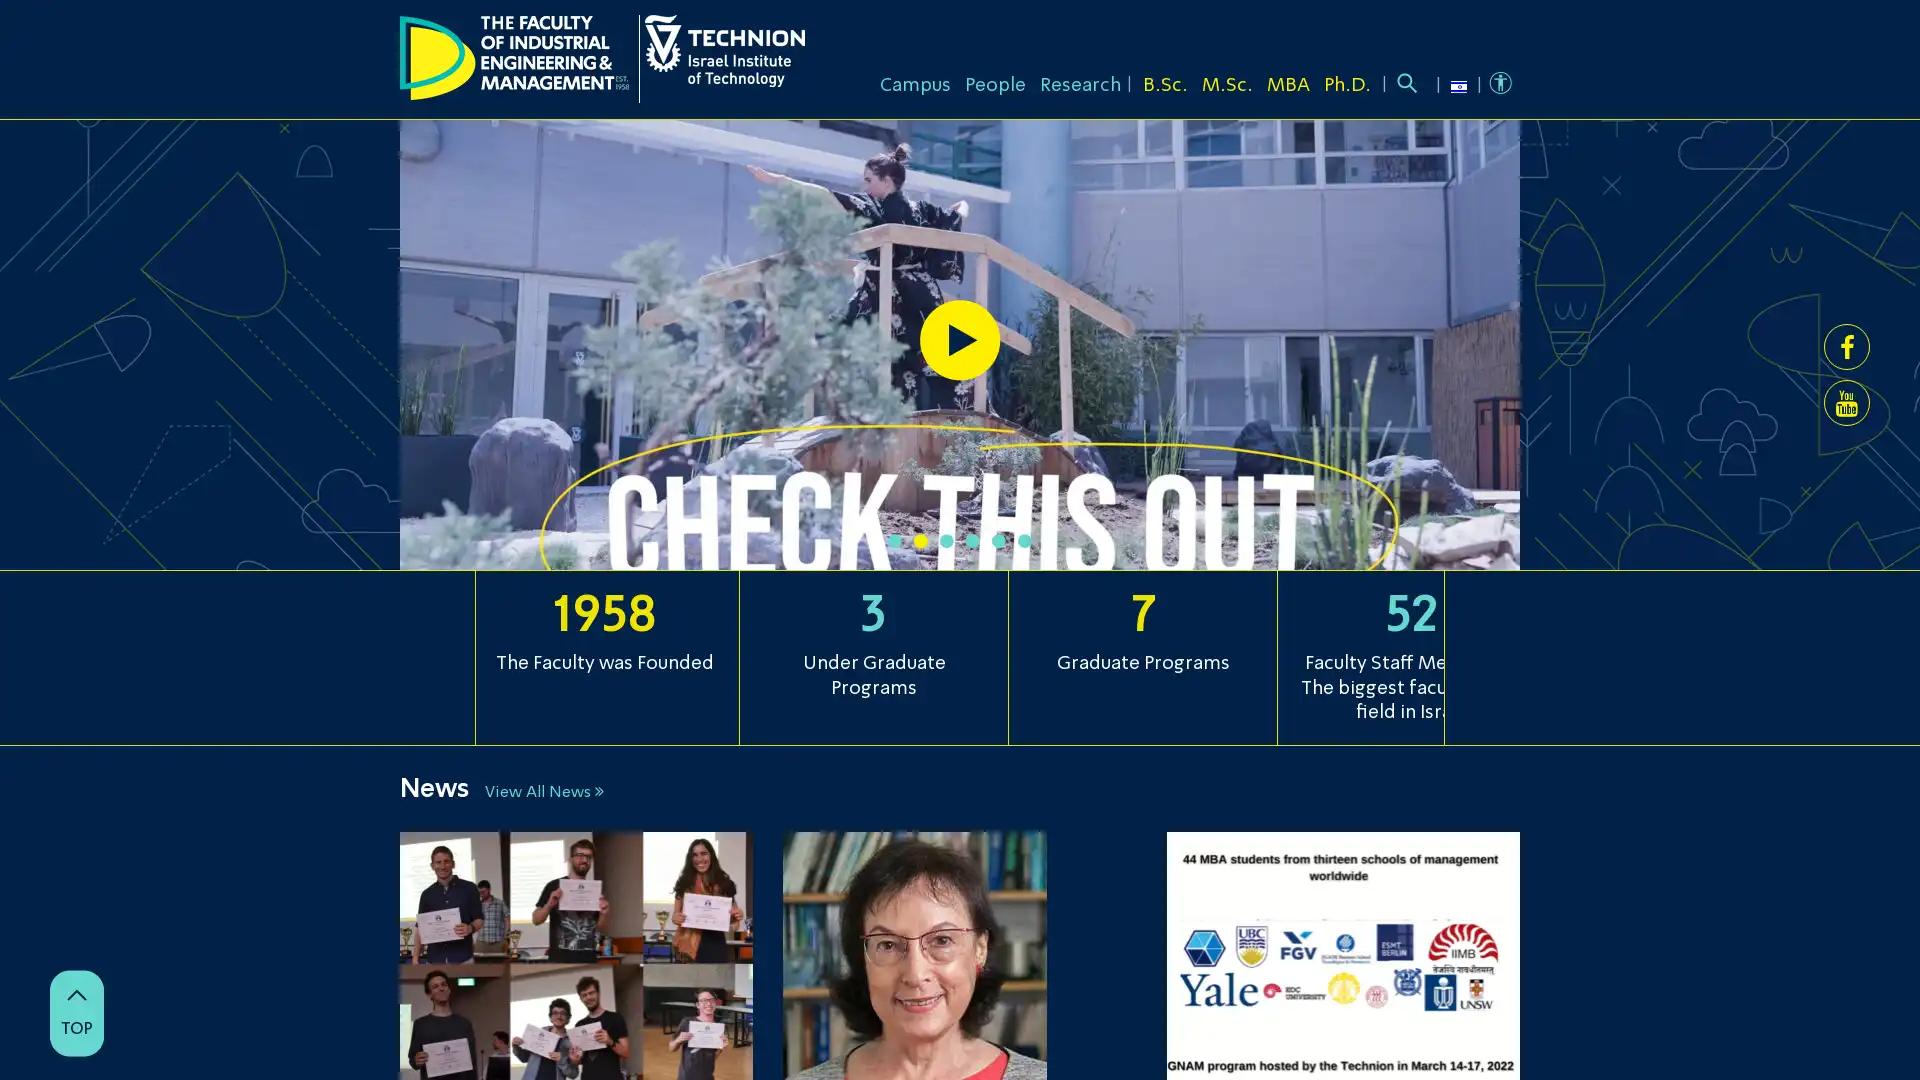  I want to click on 3, so click(945, 540).